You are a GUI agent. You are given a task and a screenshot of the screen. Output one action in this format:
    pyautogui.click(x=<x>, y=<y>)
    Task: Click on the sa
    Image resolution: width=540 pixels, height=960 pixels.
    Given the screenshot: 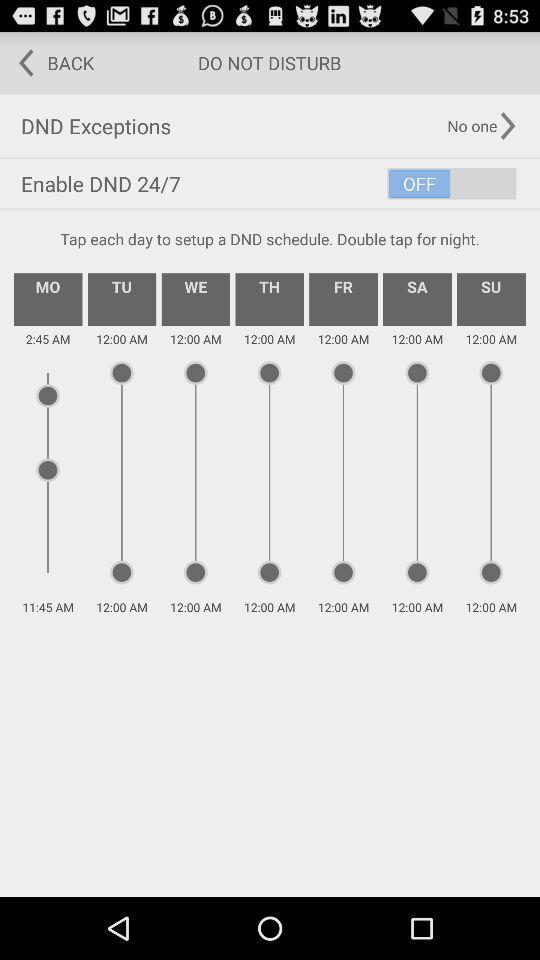 What is the action you would take?
    pyautogui.click(x=416, y=298)
    